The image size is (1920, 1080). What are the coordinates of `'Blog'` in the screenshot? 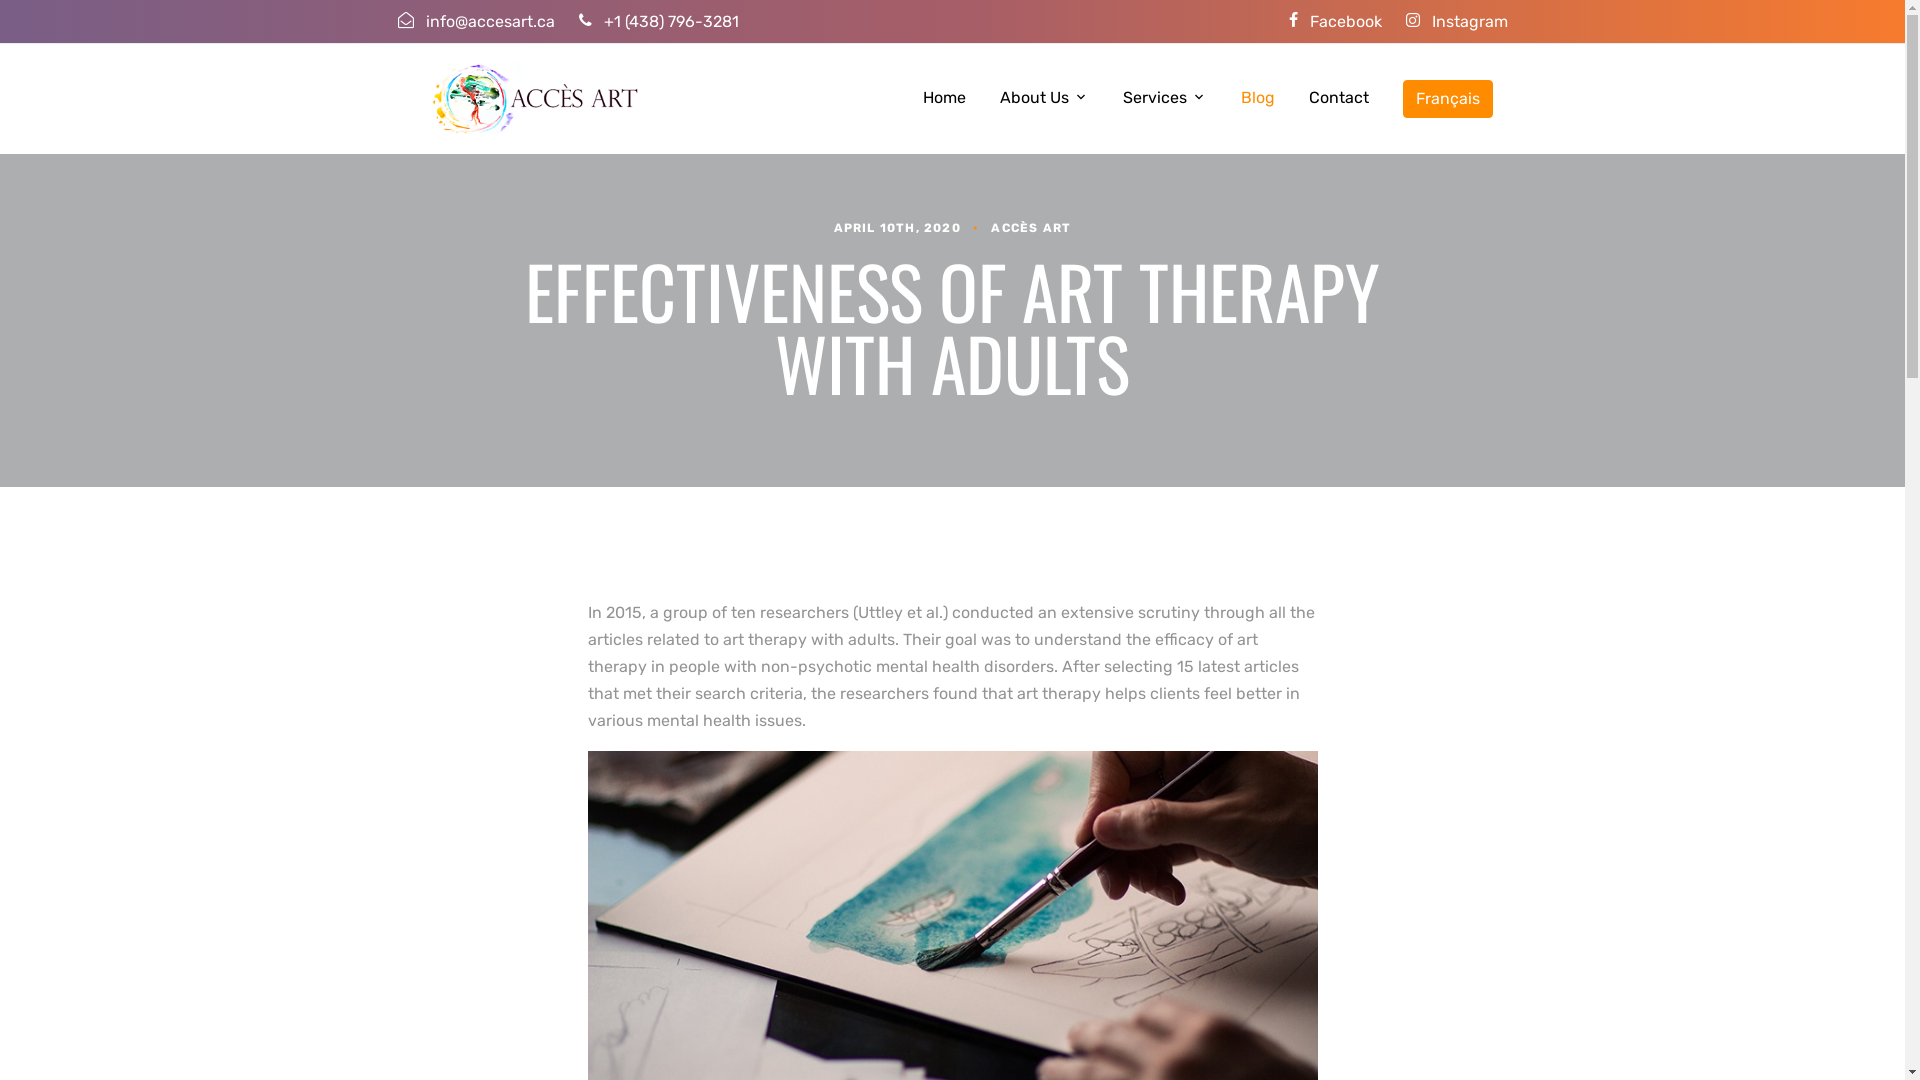 It's located at (1256, 97).